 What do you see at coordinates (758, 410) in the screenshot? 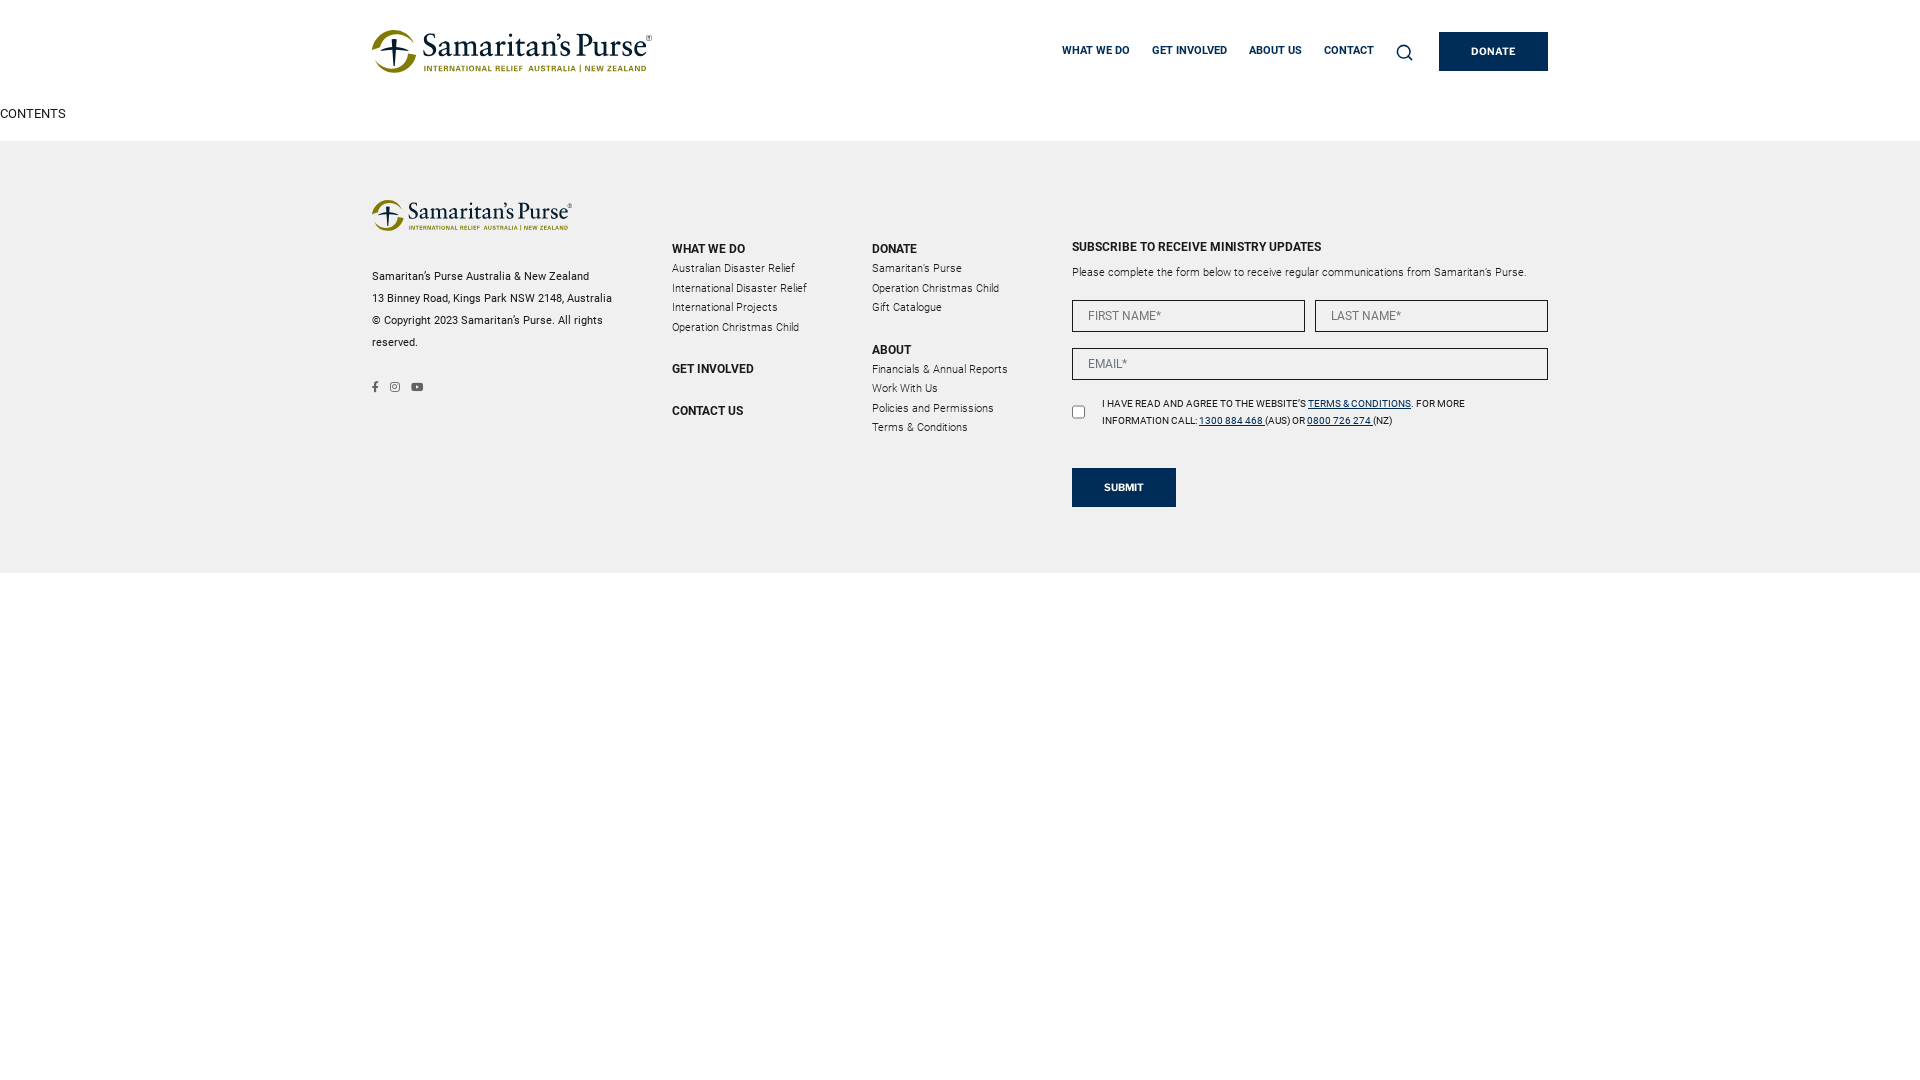
I see `'CONTACT US'` at bounding box center [758, 410].